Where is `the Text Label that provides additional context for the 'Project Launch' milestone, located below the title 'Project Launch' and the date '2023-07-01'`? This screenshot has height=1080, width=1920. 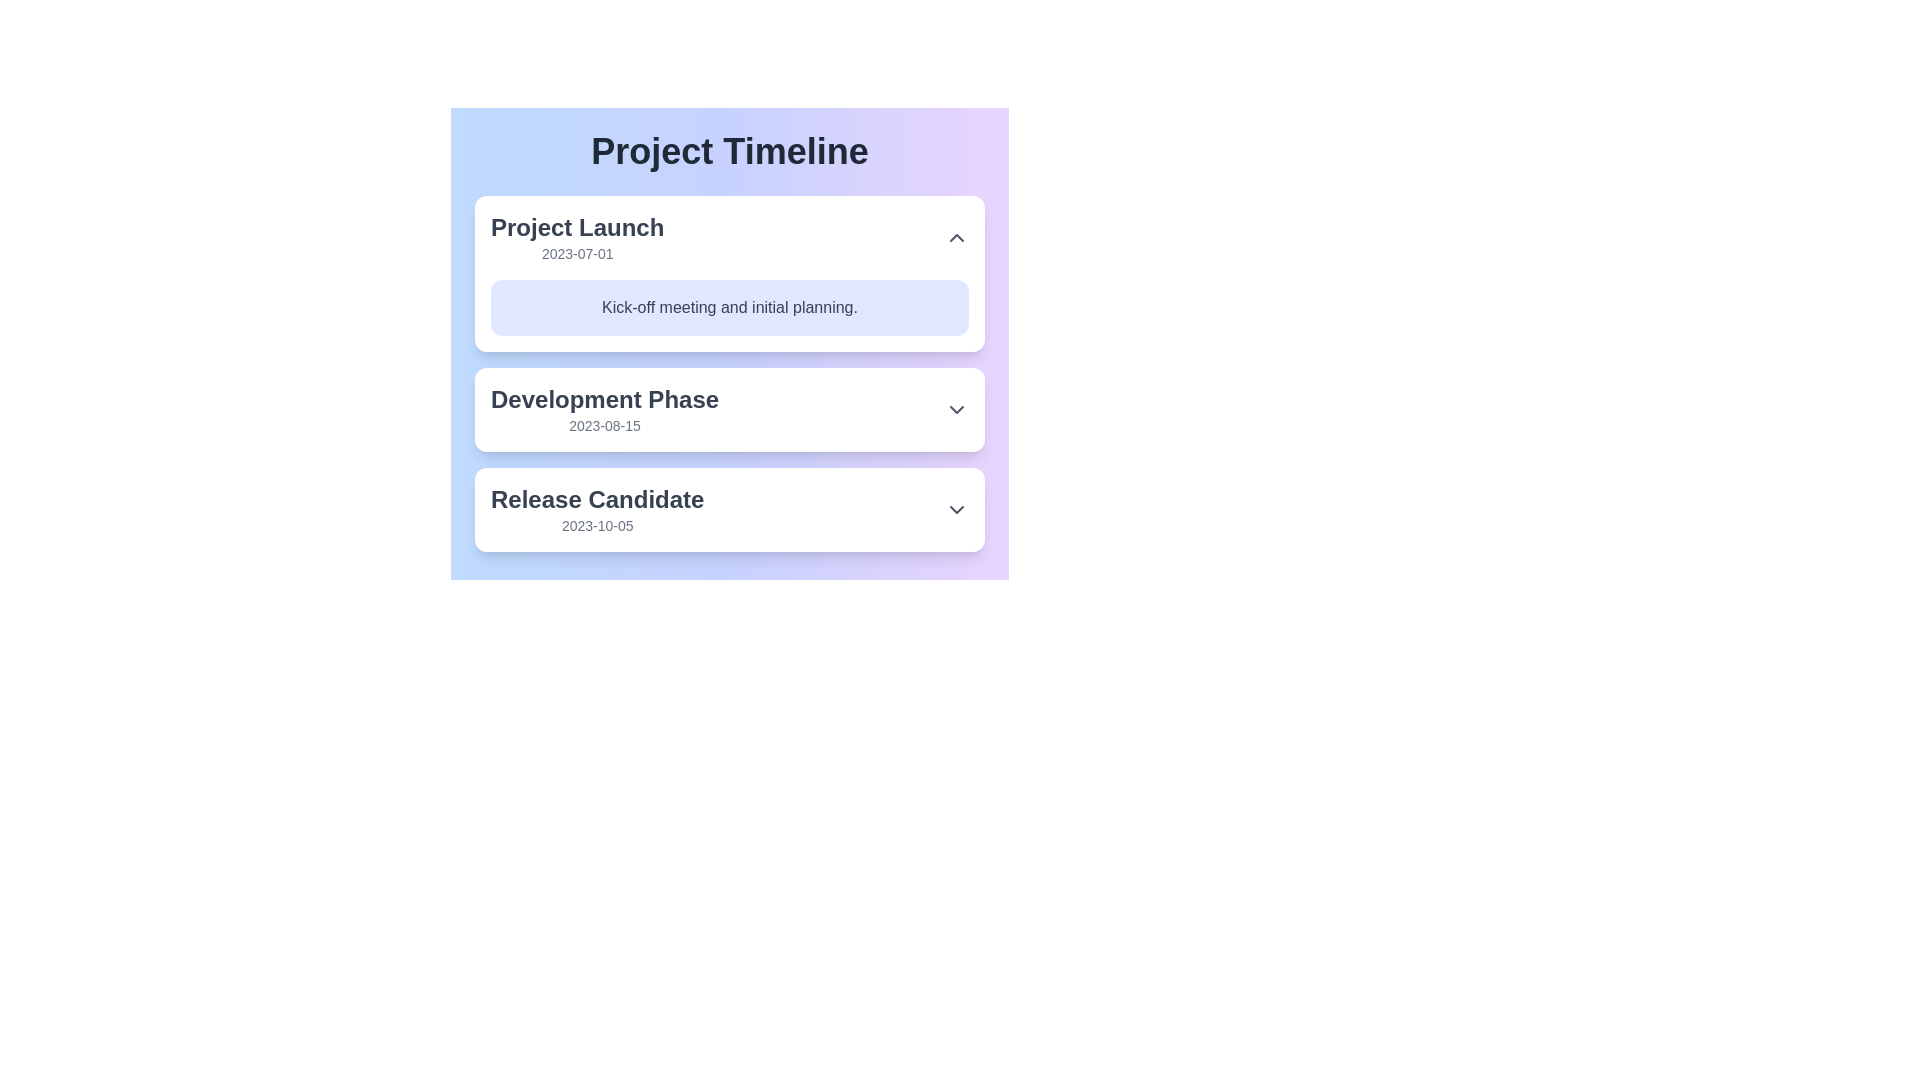 the Text Label that provides additional context for the 'Project Launch' milestone, located below the title 'Project Launch' and the date '2023-07-01' is located at coordinates (728, 308).